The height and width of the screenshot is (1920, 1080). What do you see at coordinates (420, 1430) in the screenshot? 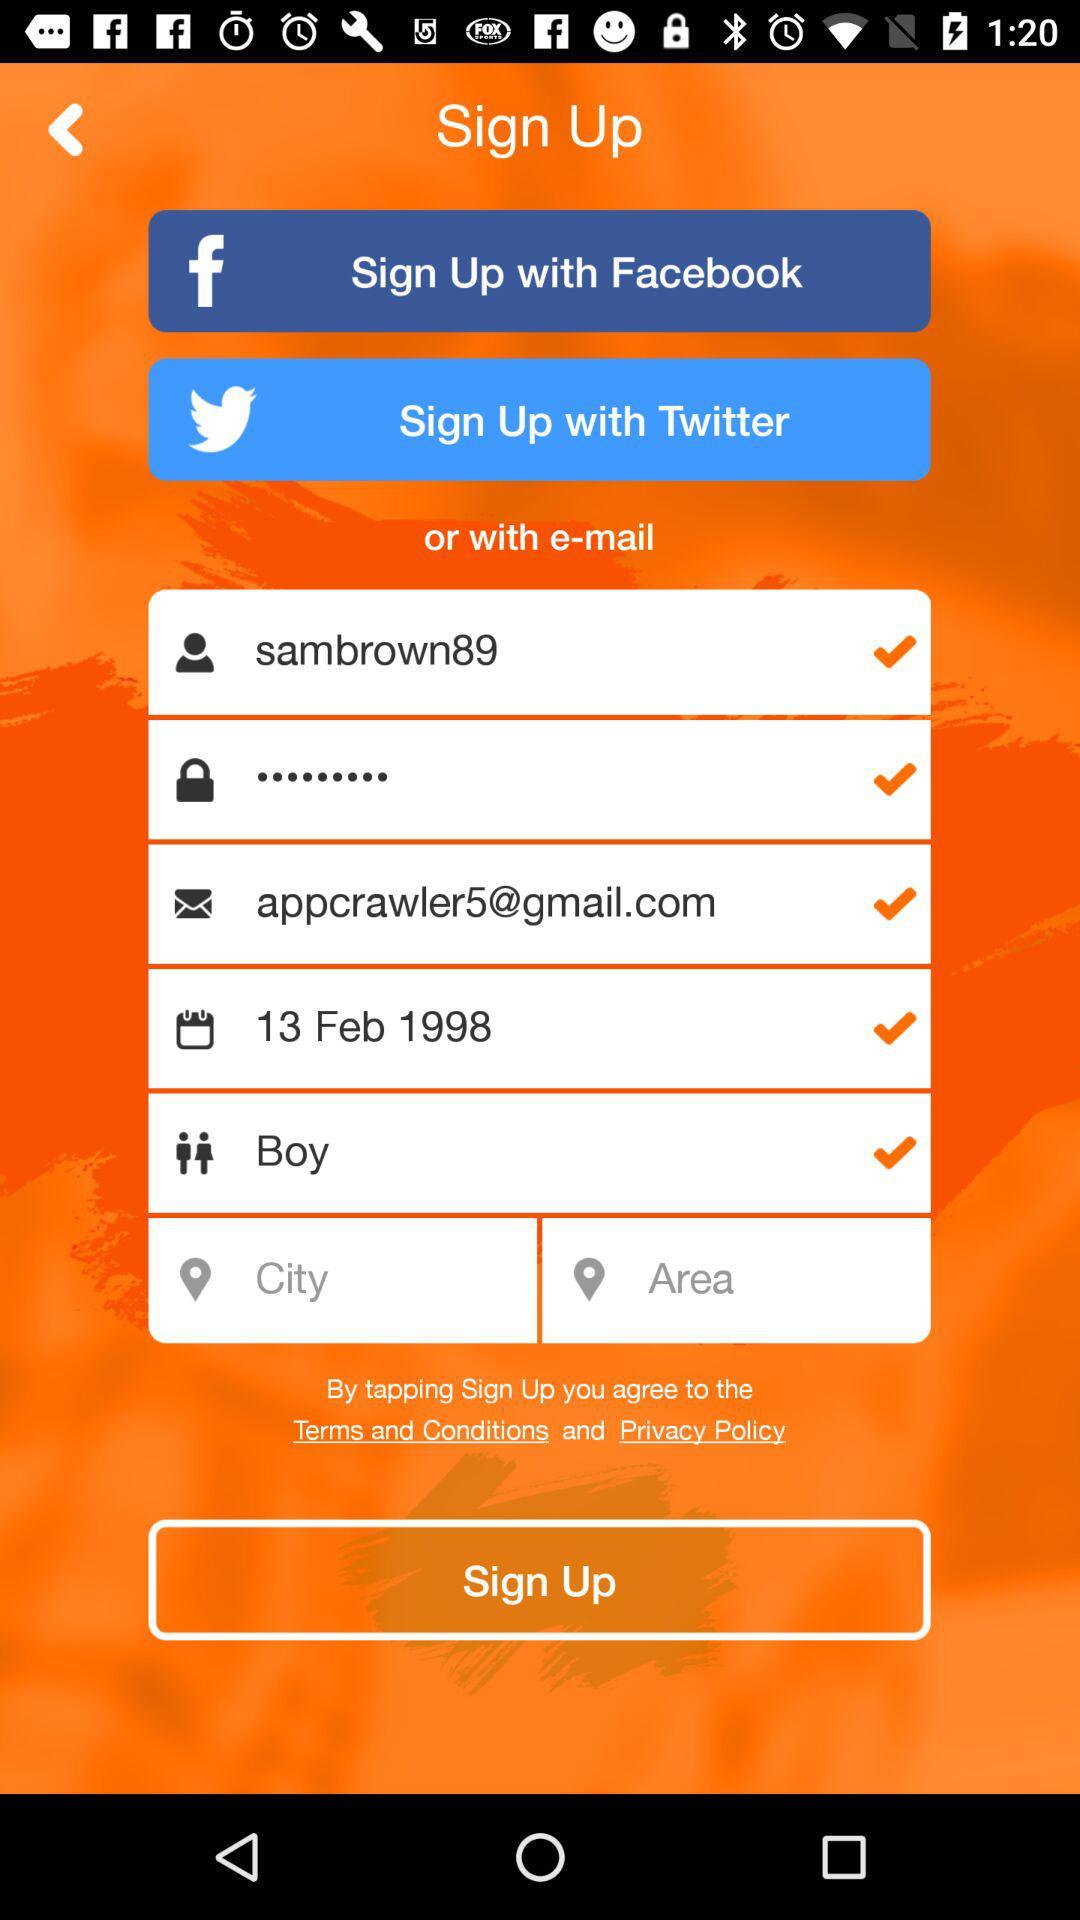
I see `terms and conditions item` at bounding box center [420, 1430].